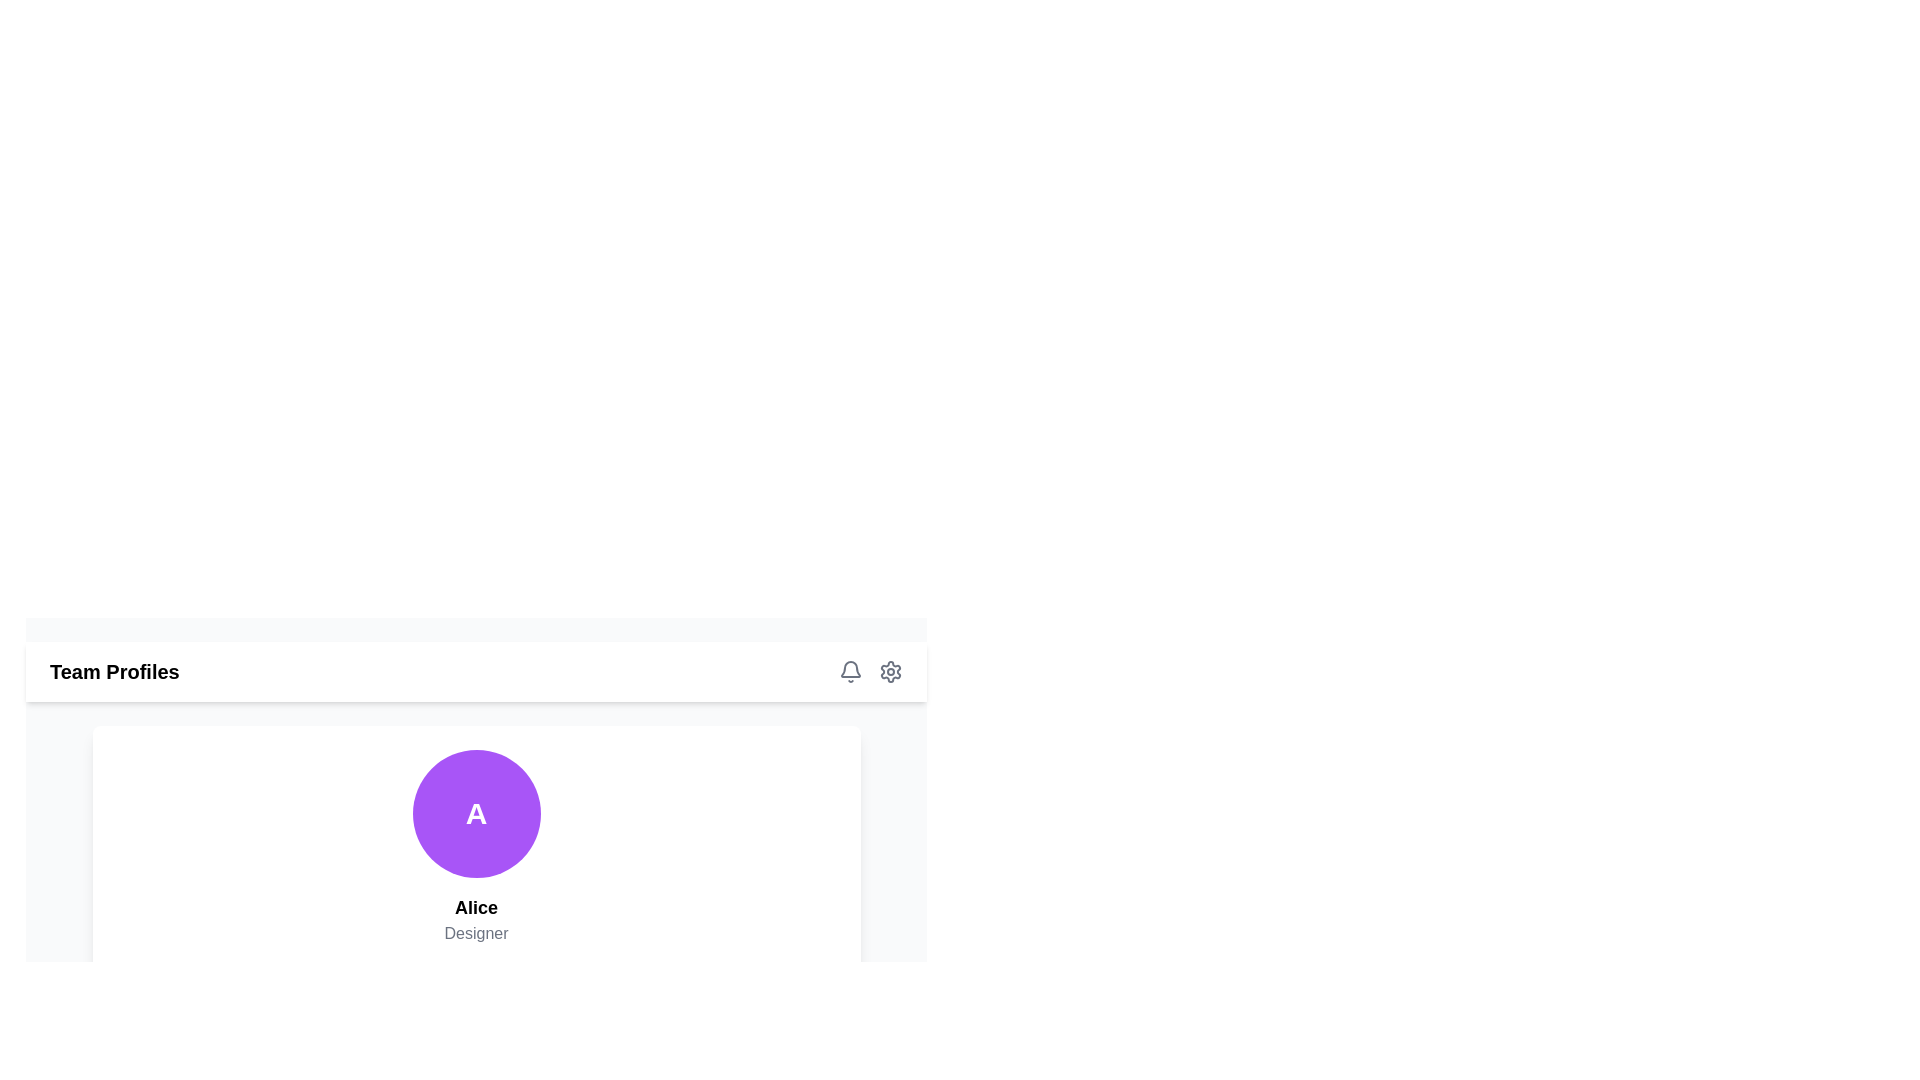 Image resolution: width=1920 pixels, height=1080 pixels. Describe the element at coordinates (475, 777) in the screenshot. I see `the purple circle avatar displaying the letter 'A' in the profile card layout for 'Alice', located in the 'Team Profiles' section` at that location.